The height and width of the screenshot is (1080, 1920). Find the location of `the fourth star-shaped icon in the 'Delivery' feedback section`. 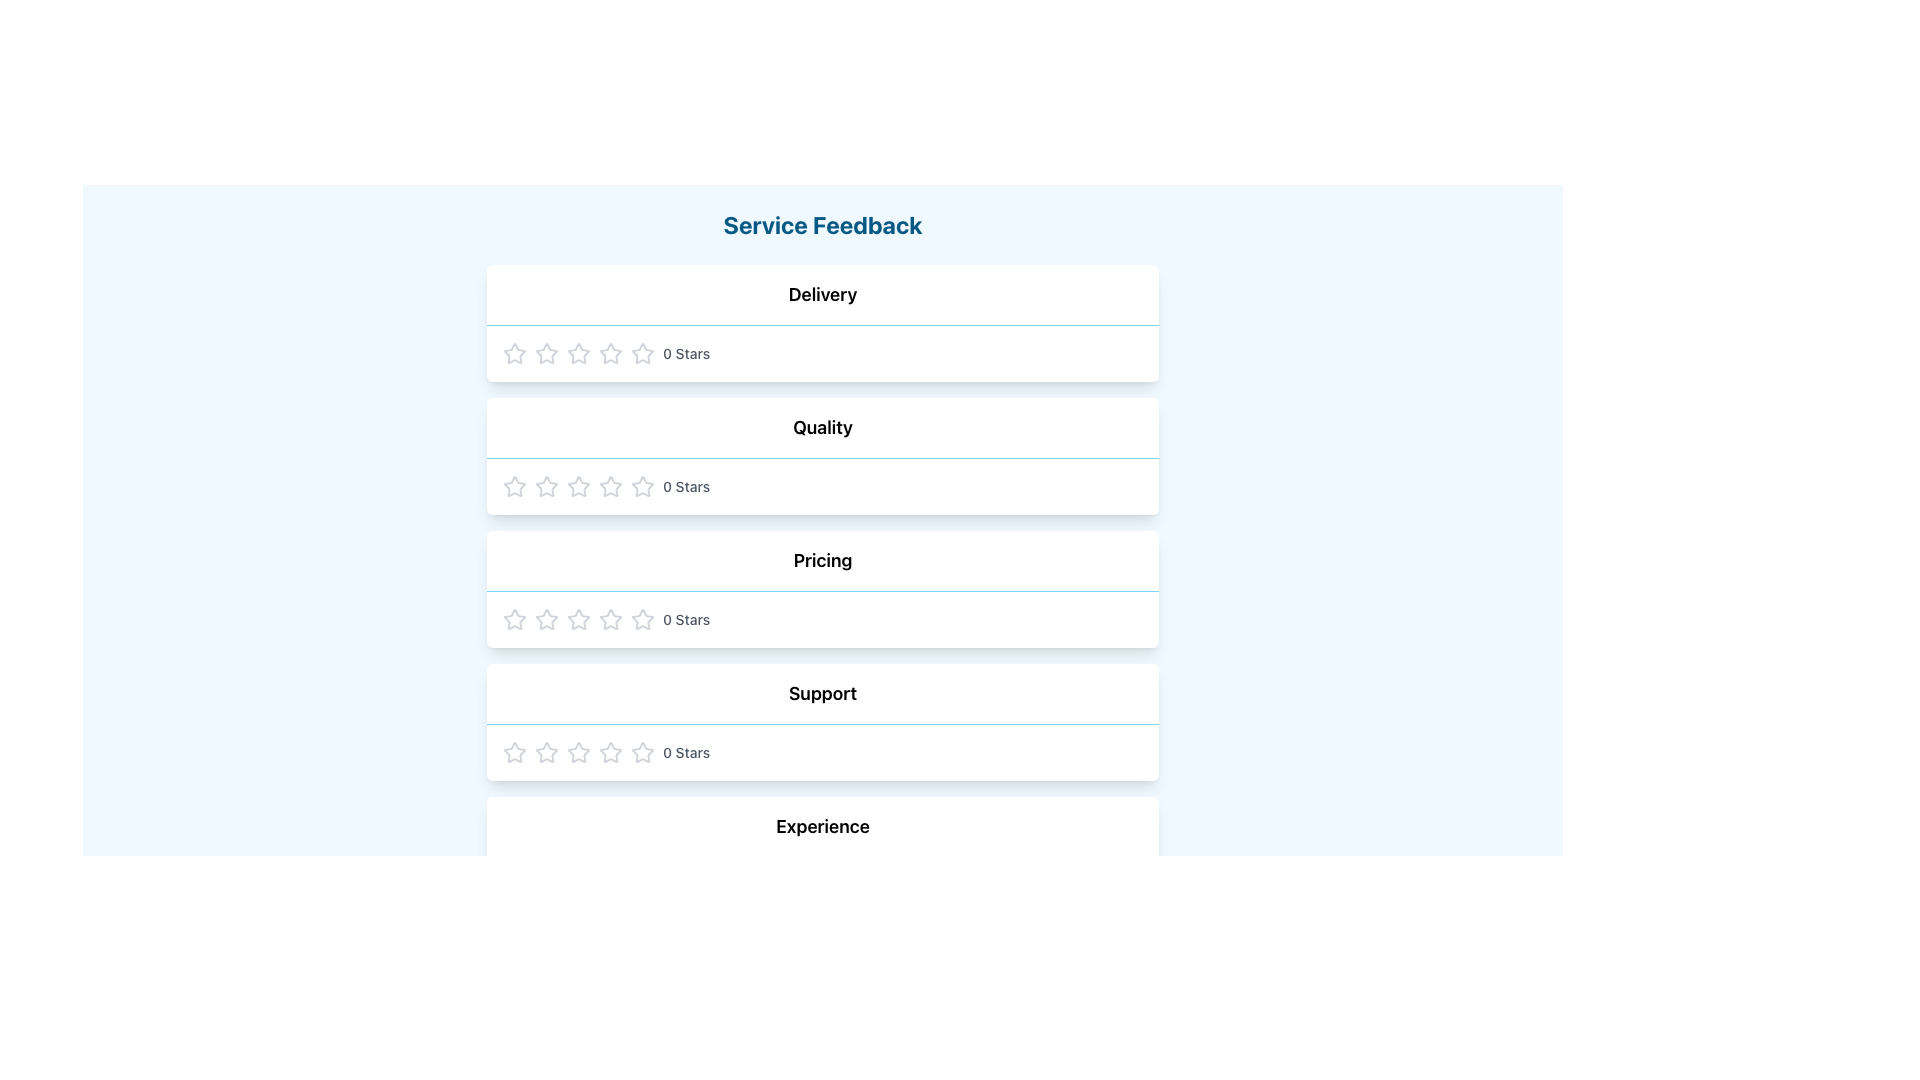

the fourth star-shaped icon in the 'Delivery' feedback section is located at coordinates (578, 353).